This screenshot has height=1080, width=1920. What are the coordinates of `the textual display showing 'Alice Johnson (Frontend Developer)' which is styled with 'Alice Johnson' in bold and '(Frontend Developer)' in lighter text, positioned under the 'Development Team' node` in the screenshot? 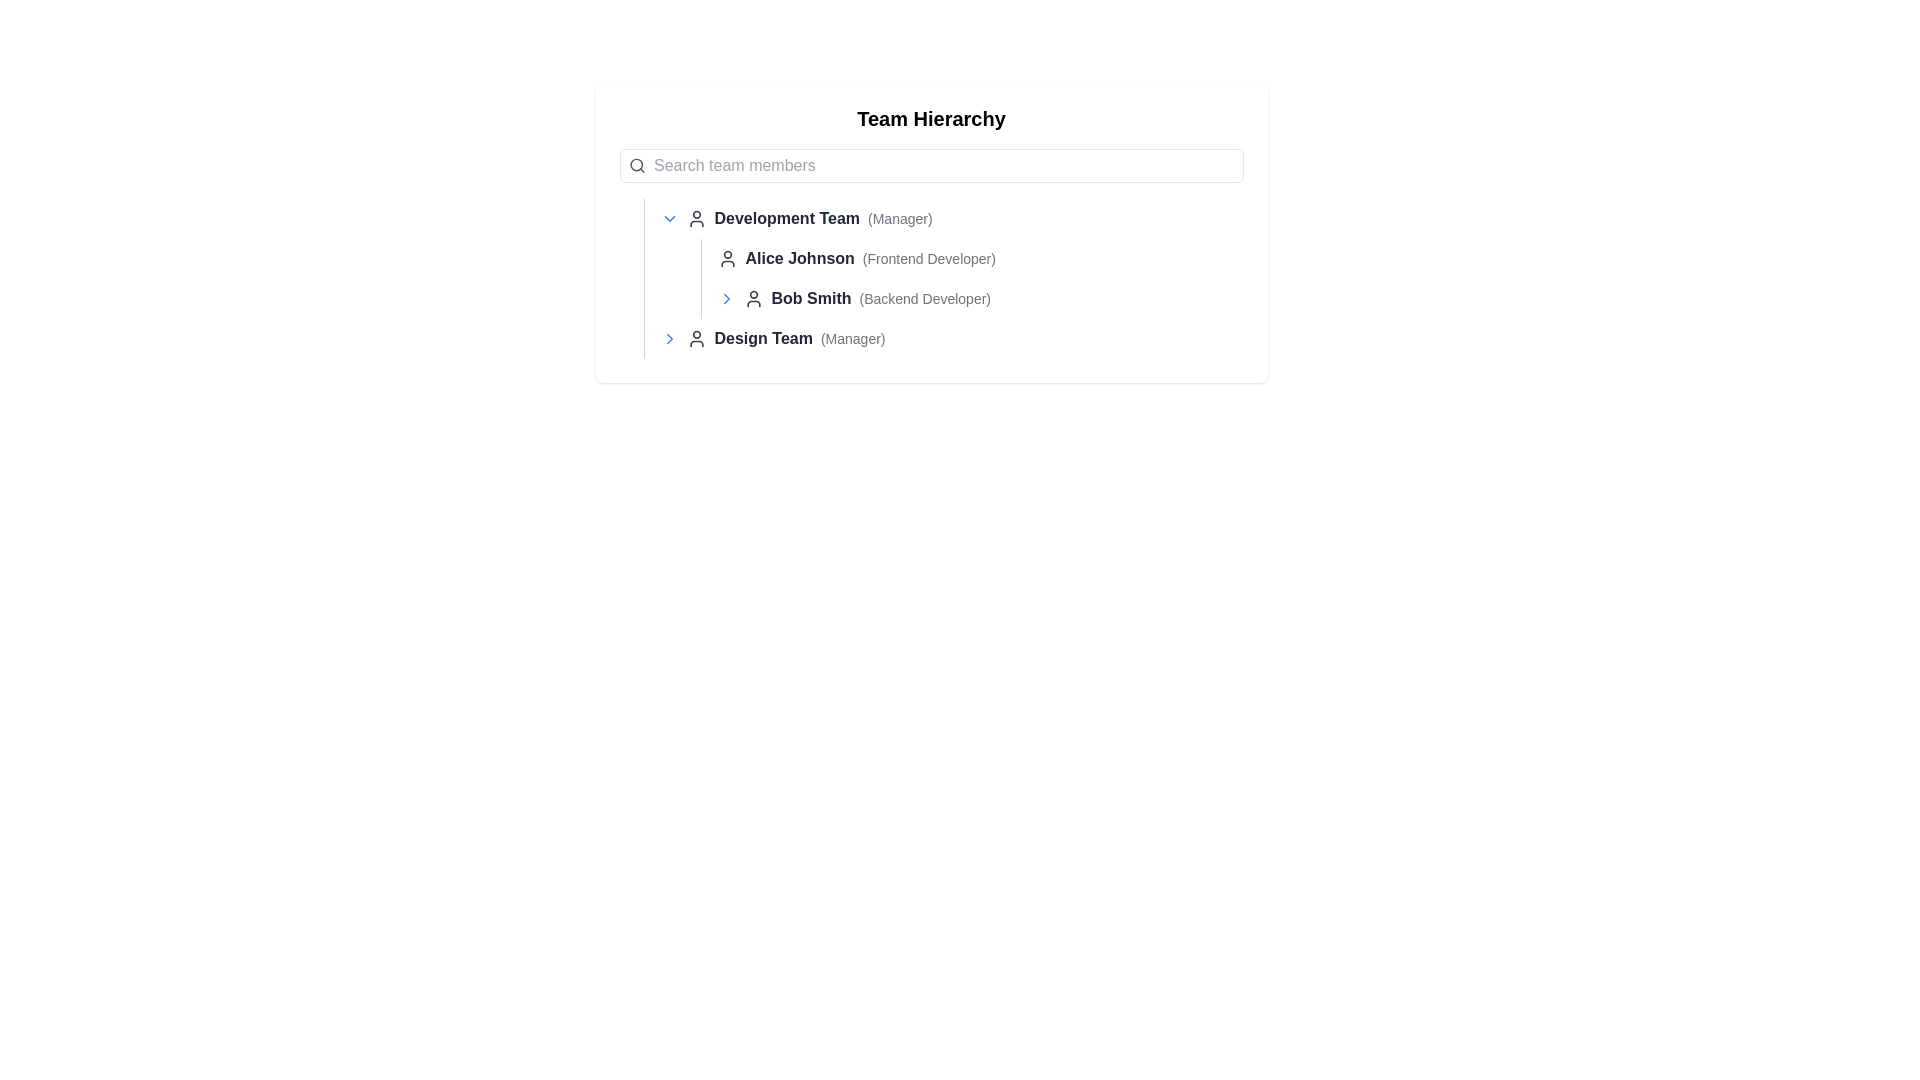 It's located at (980, 257).